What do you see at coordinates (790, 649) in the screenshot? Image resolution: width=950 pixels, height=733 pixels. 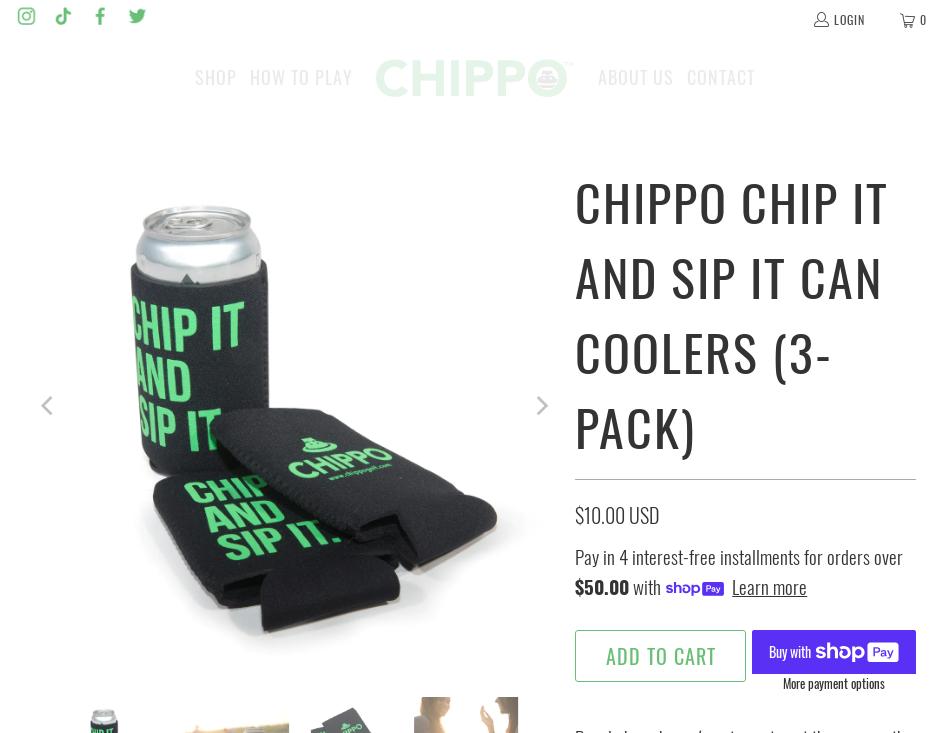 I see `'Buy with'` at bounding box center [790, 649].